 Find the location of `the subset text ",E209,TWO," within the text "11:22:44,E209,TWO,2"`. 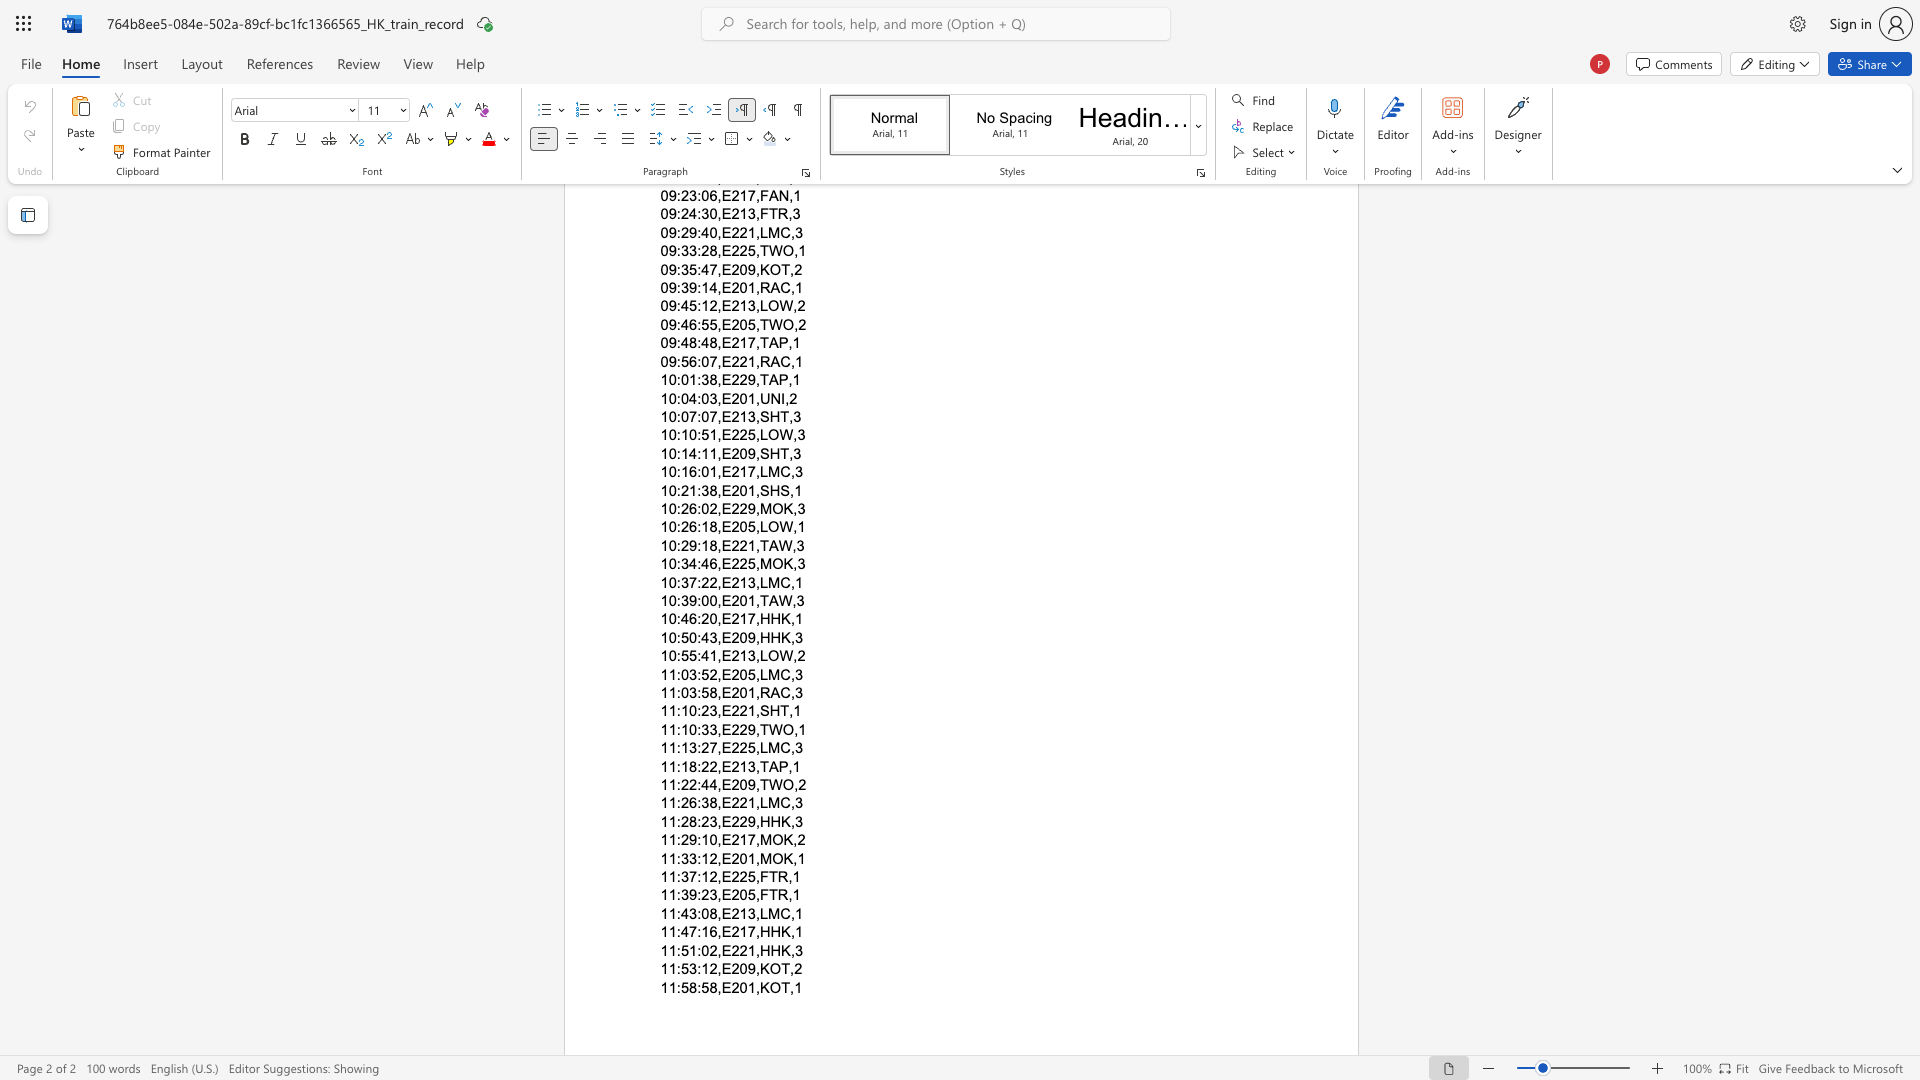

the subset text ",E209,TWO," within the text "11:22:44,E209,TWO,2" is located at coordinates (717, 784).